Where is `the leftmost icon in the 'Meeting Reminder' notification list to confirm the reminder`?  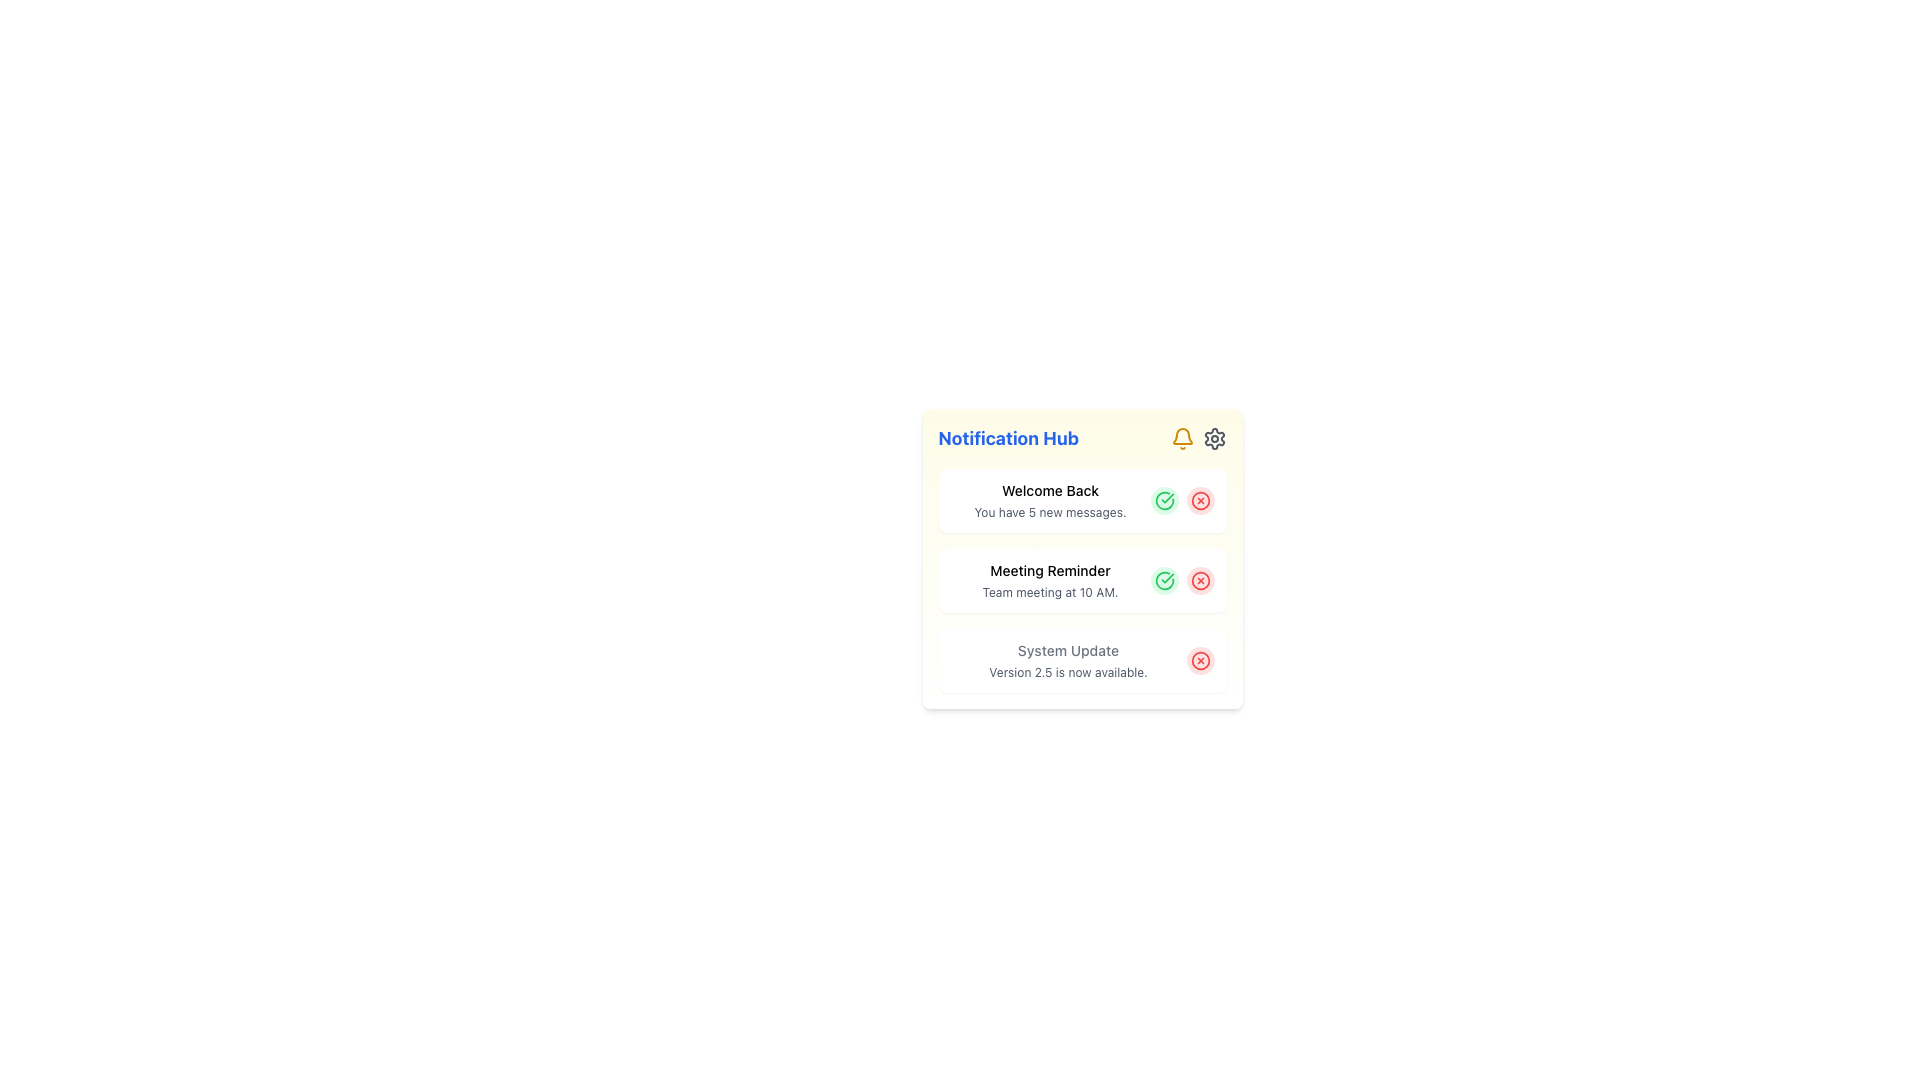 the leftmost icon in the 'Meeting Reminder' notification list to confirm the reminder is located at coordinates (1164, 581).